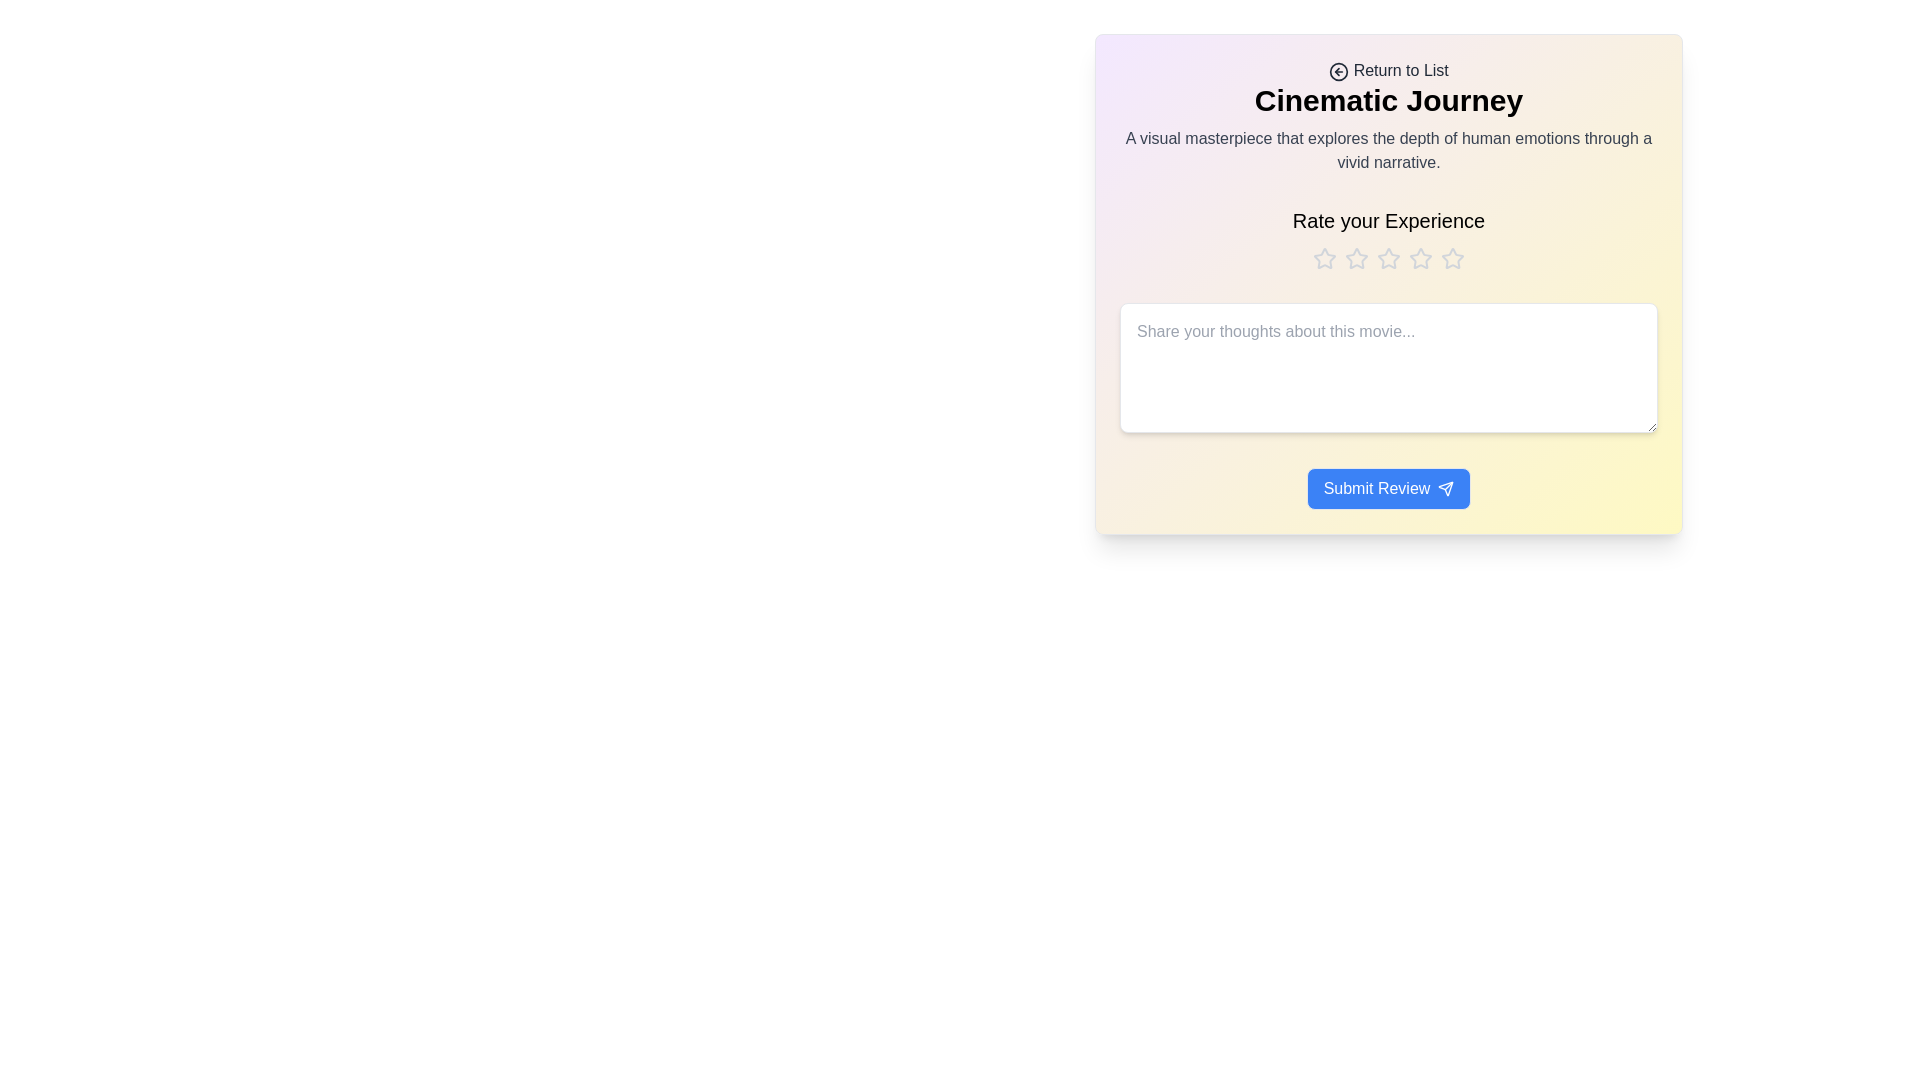 The image size is (1920, 1080). Describe the element at coordinates (1339, 70) in the screenshot. I see `the circular navigation icon with a left-pointing arrow, located at the top-left side of the header` at that location.